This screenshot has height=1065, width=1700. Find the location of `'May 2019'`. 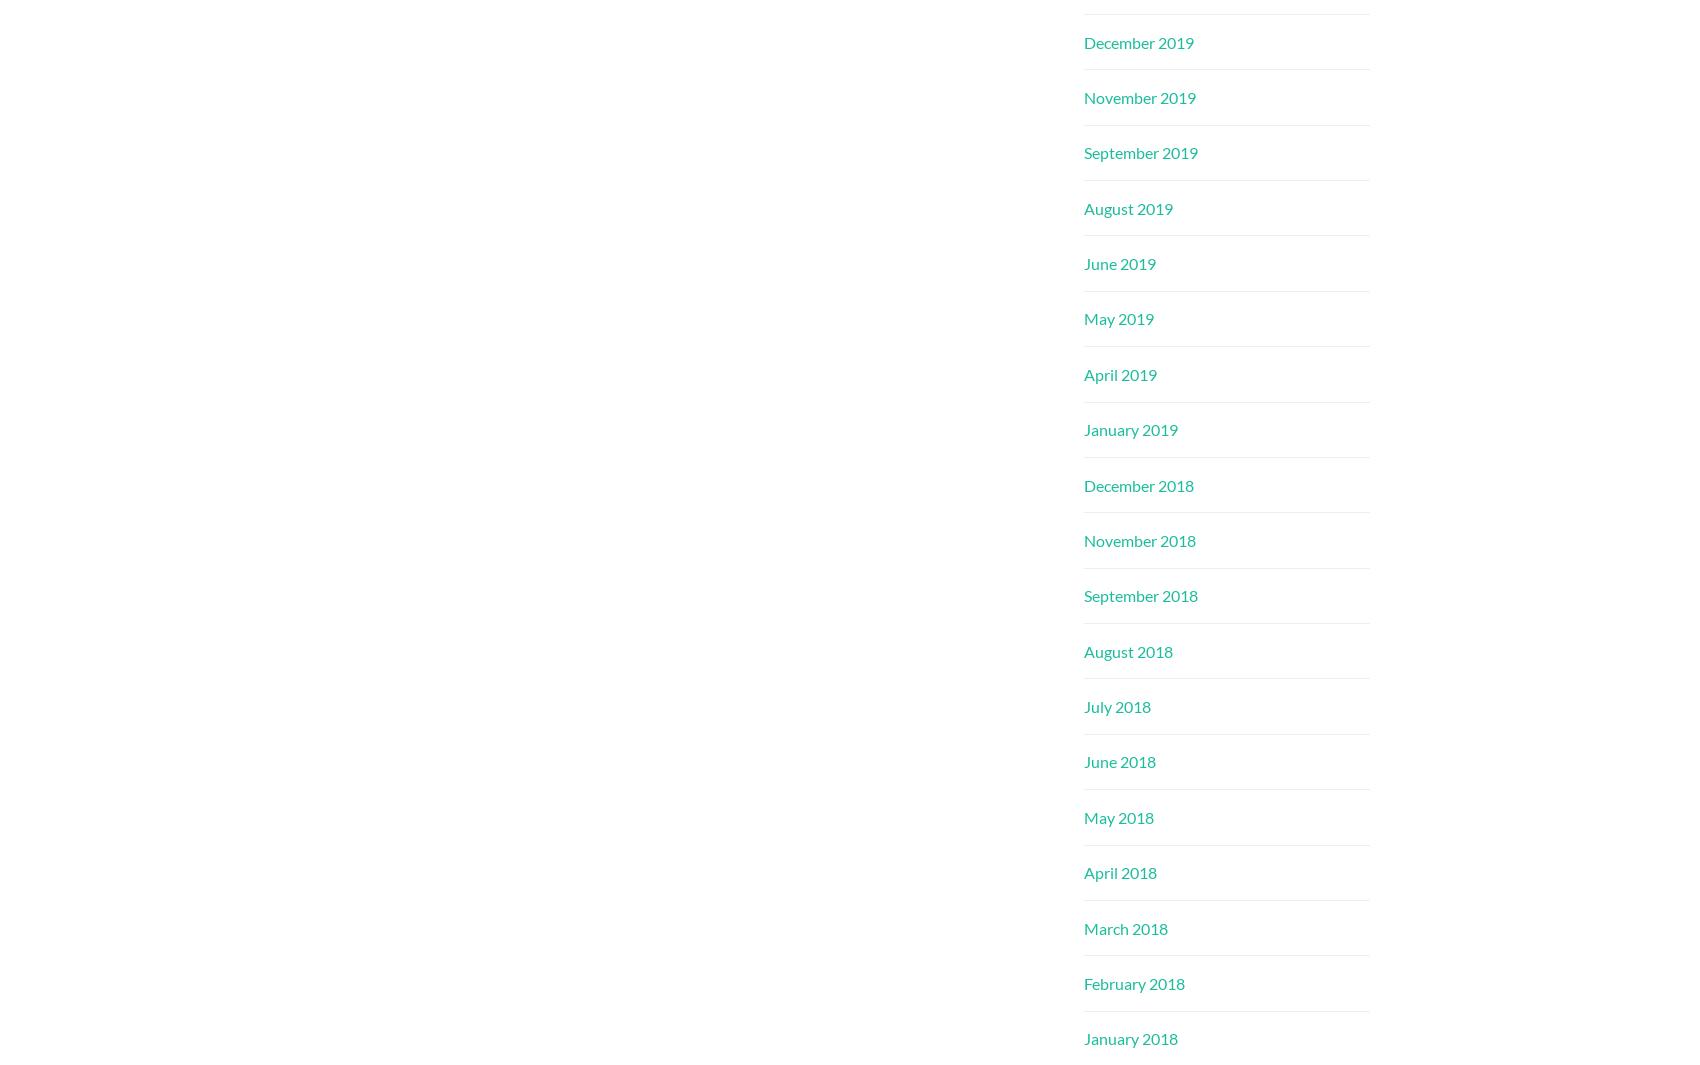

'May 2019' is located at coordinates (1083, 317).